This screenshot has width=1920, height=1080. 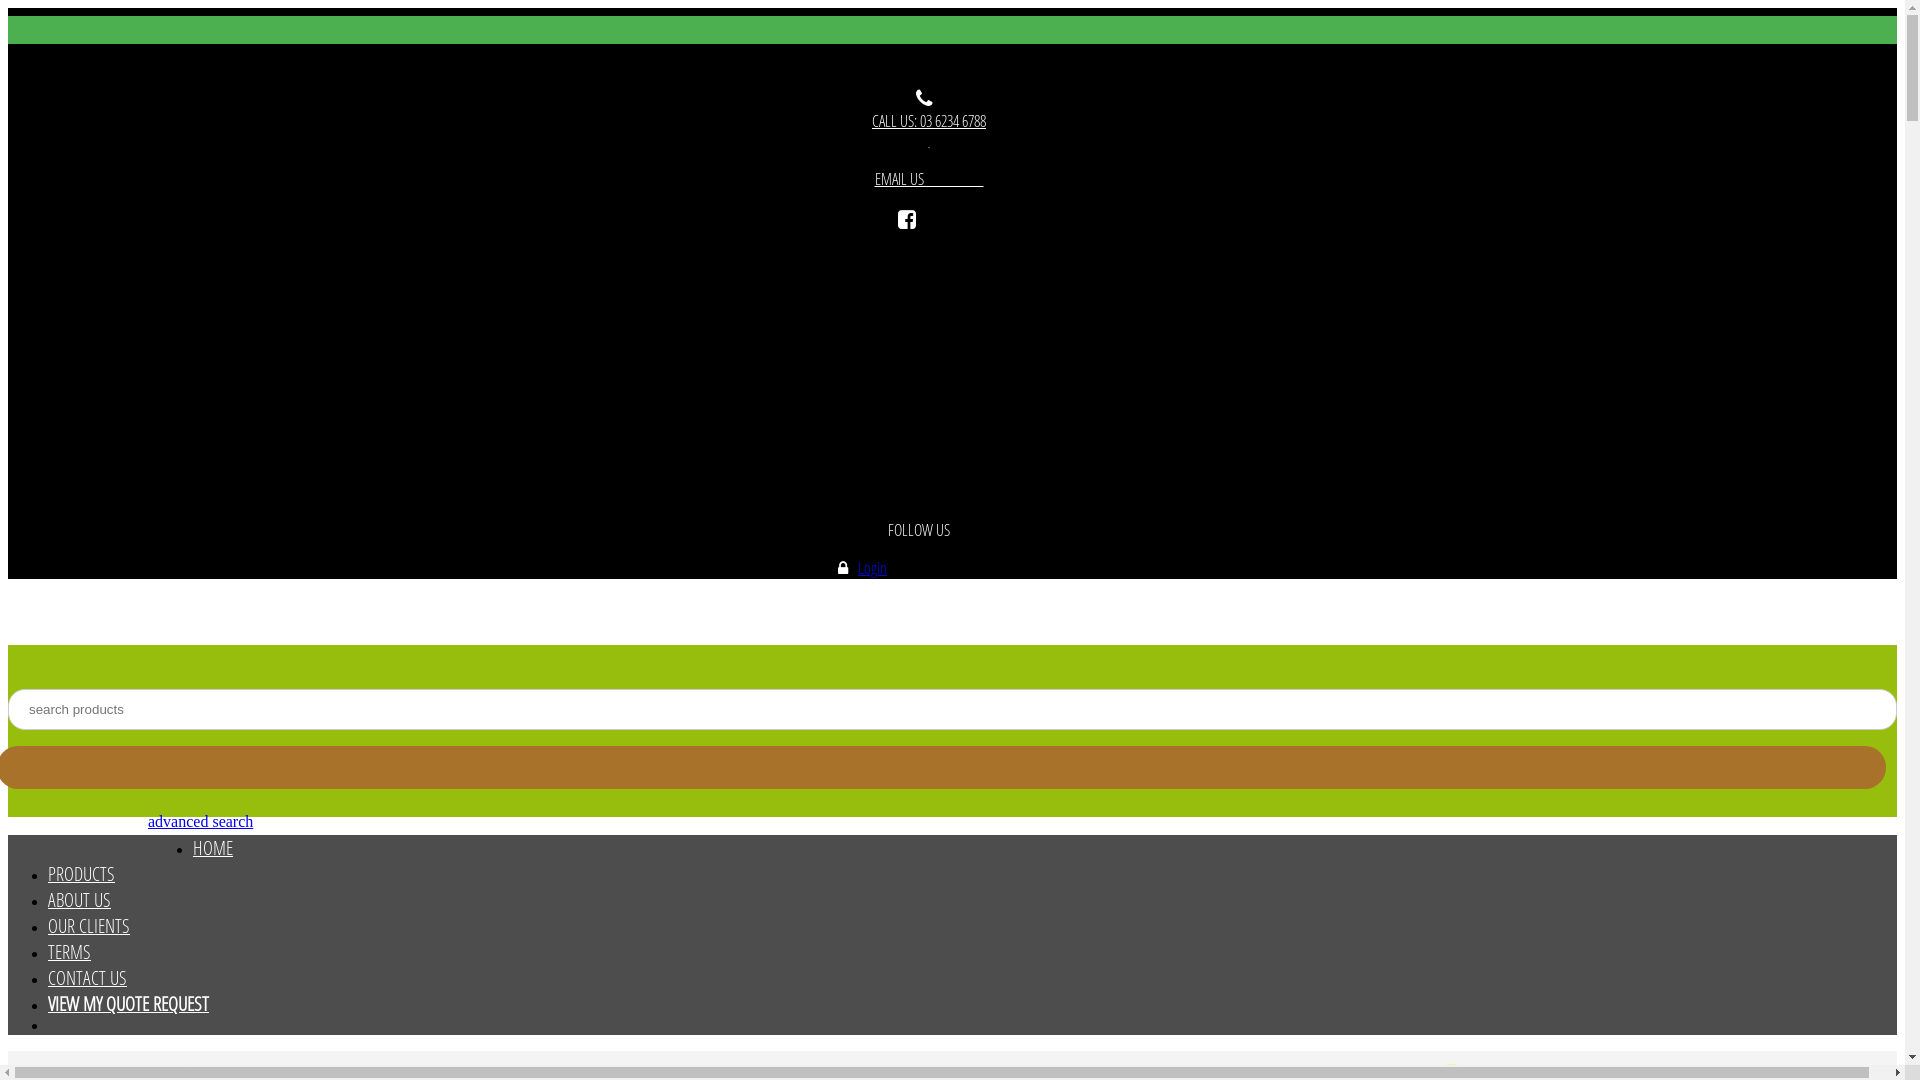 What do you see at coordinates (86, 977) in the screenshot?
I see `'CONTACT US'` at bounding box center [86, 977].